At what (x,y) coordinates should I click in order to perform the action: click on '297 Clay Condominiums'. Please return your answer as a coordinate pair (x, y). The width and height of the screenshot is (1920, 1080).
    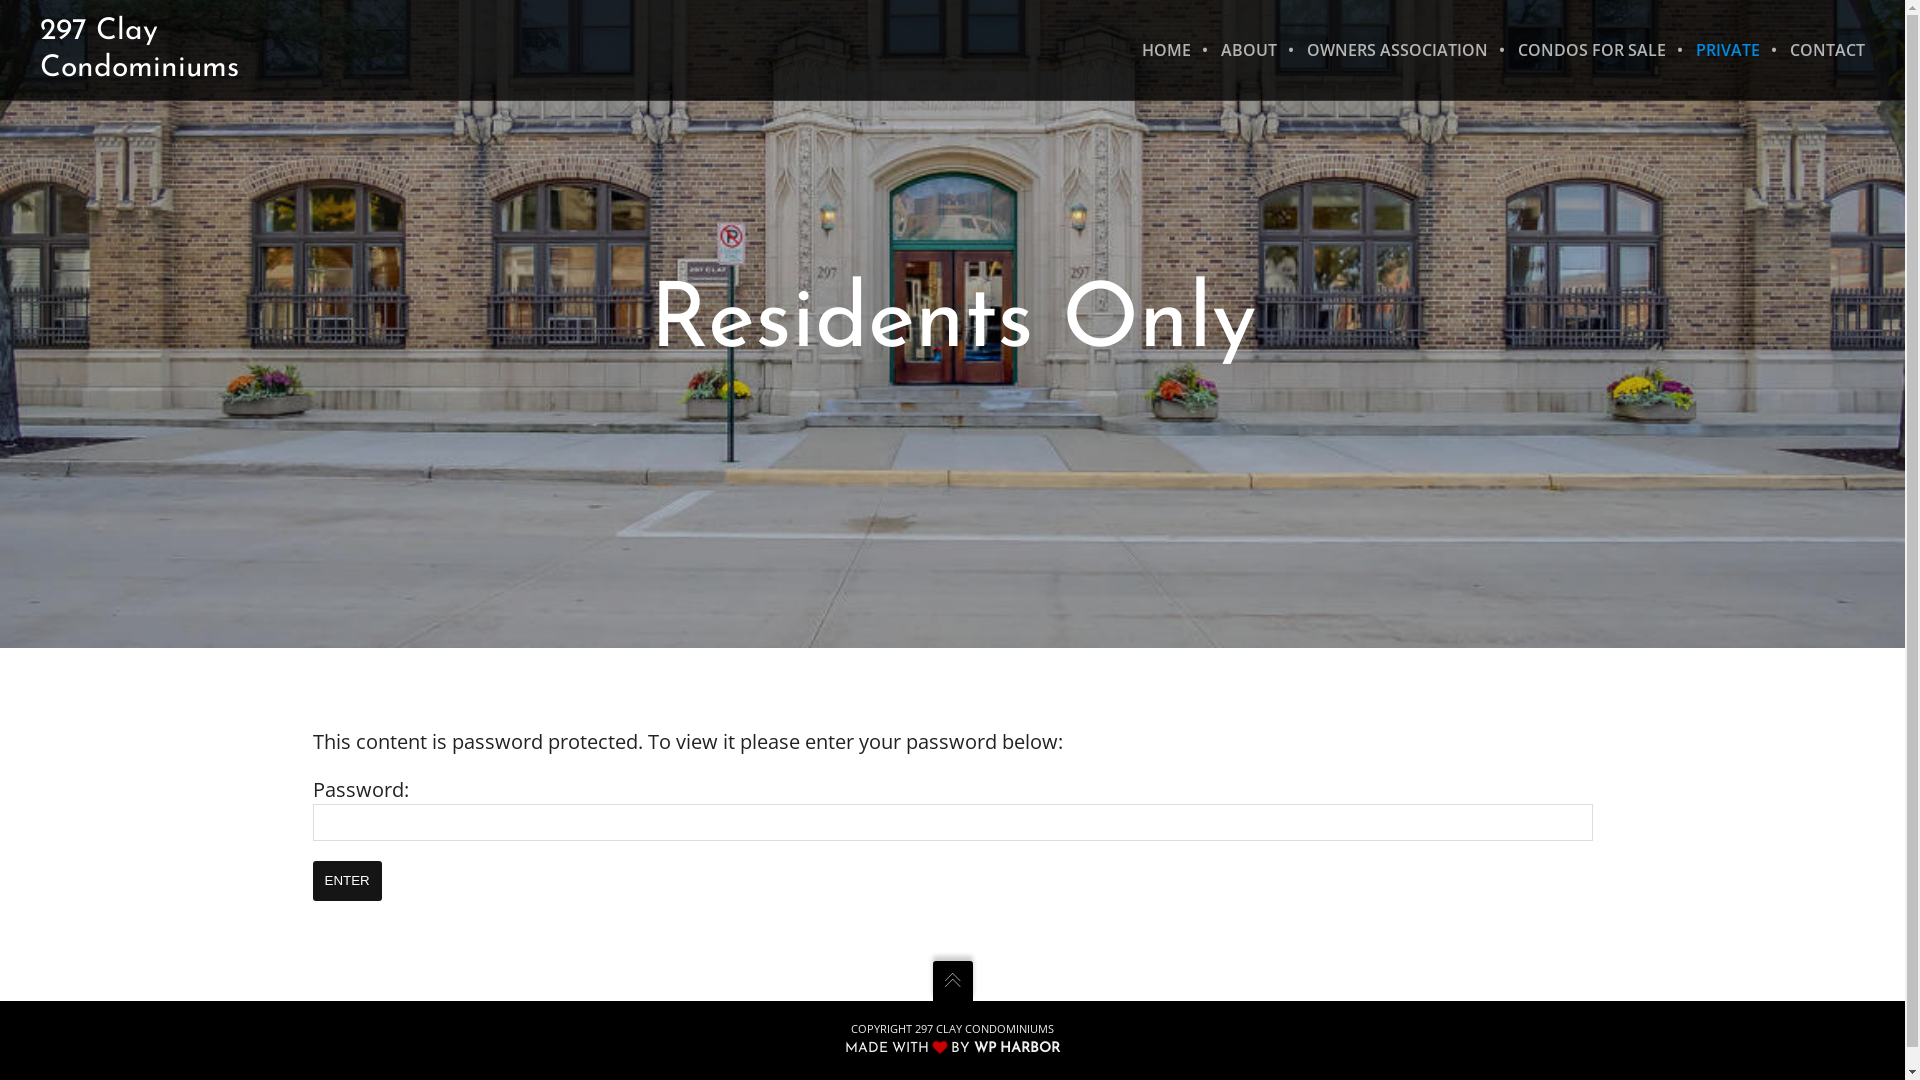
    Looking at the image, I should click on (39, 49).